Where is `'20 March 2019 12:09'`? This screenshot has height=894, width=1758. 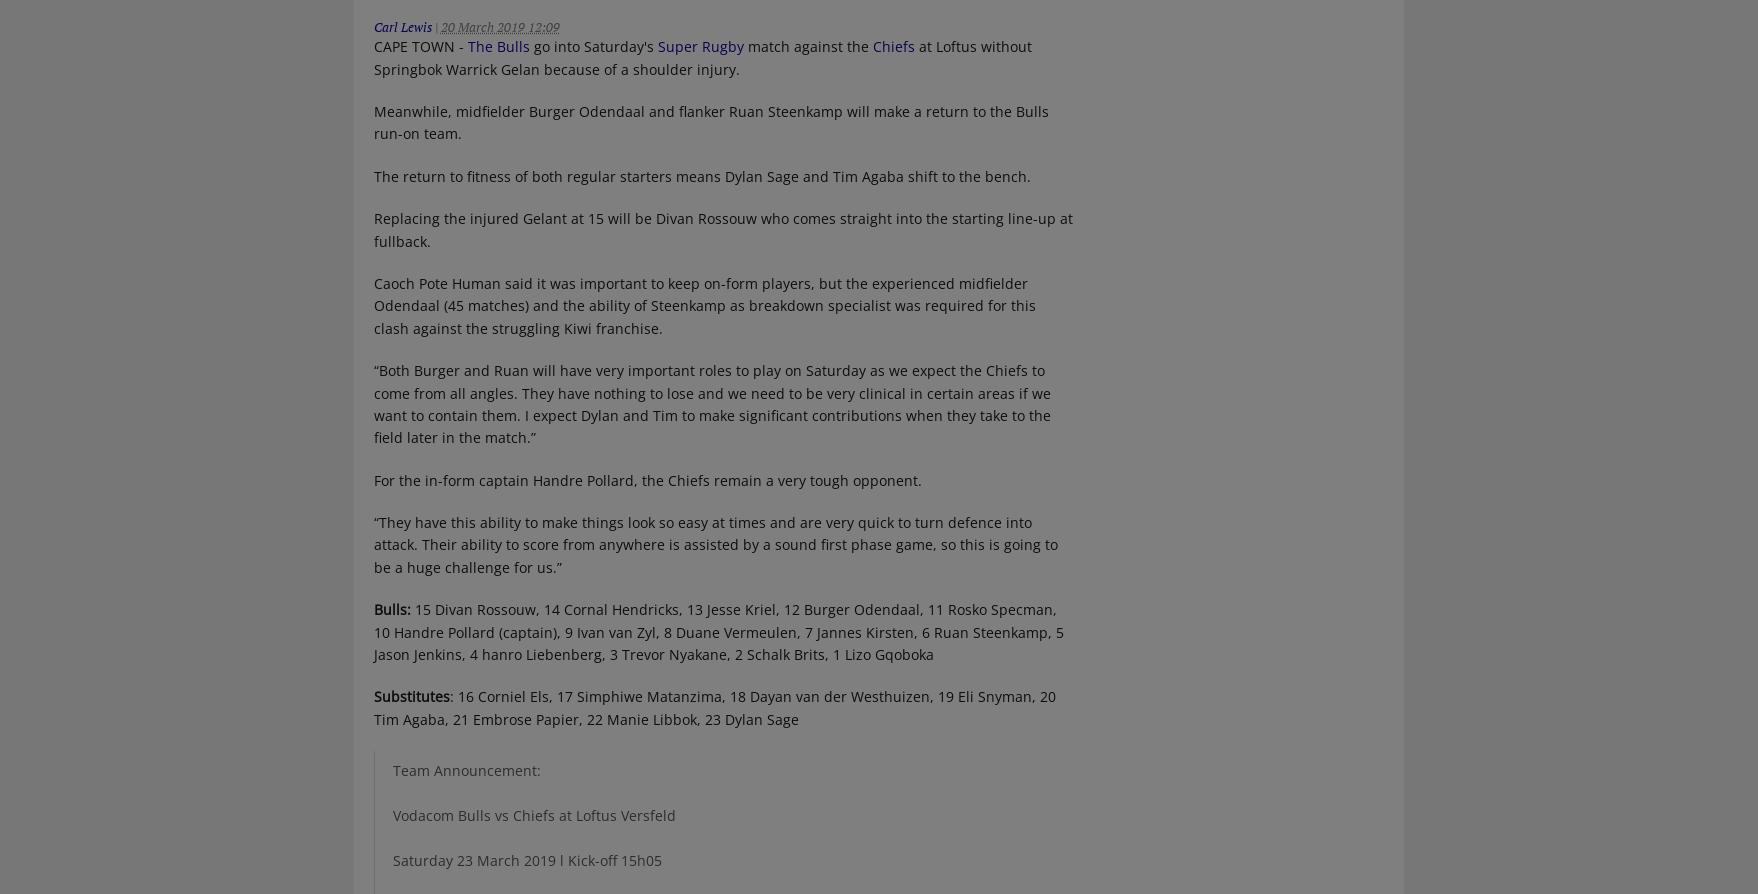
'20 March 2019 12:09' is located at coordinates (498, 27).